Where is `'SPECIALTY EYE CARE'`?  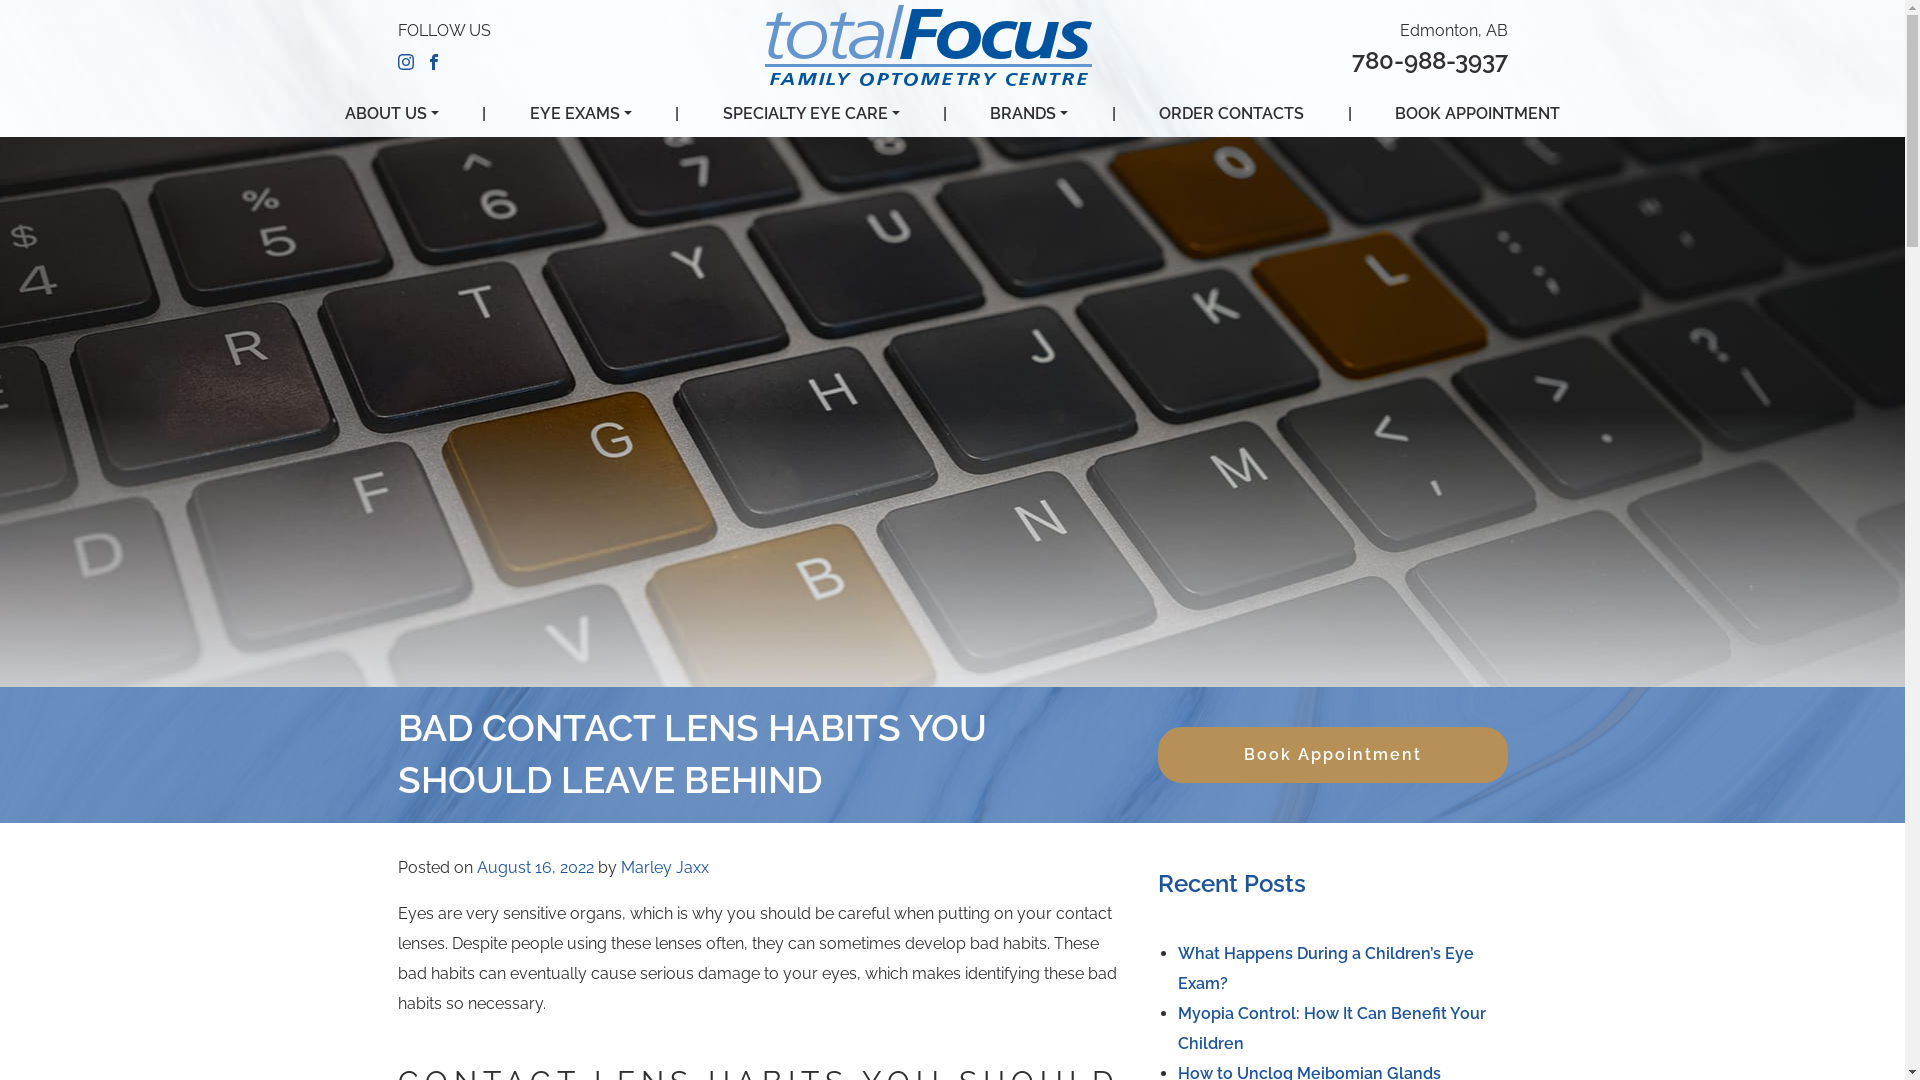 'SPECIALTY EYE CARE' is located at coordinates (811, 114).